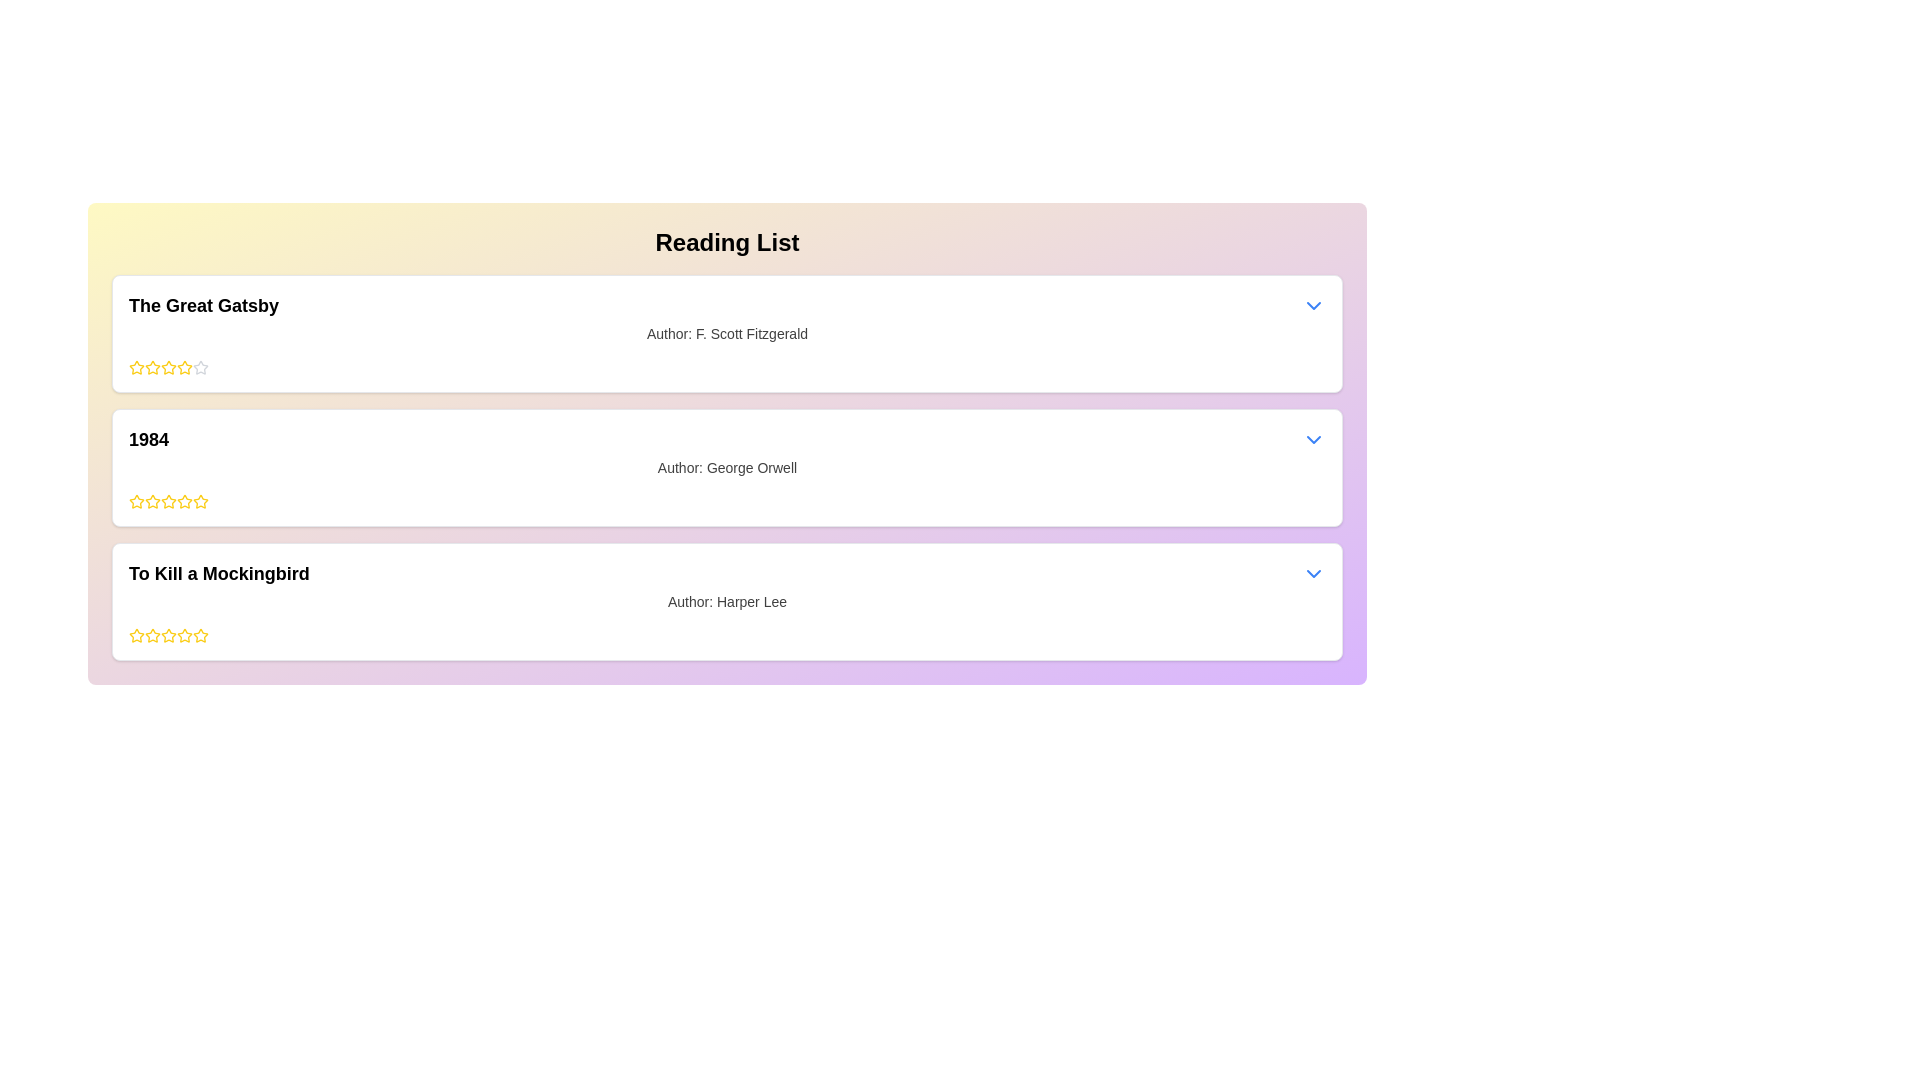  What do you see at coordinates (219, 574) in the screenshot?
I see `the text label displaying 'To Kill a Mockingbird' which is prominently positioned in bold font at the start of its section` at bounding box center [219, 574].